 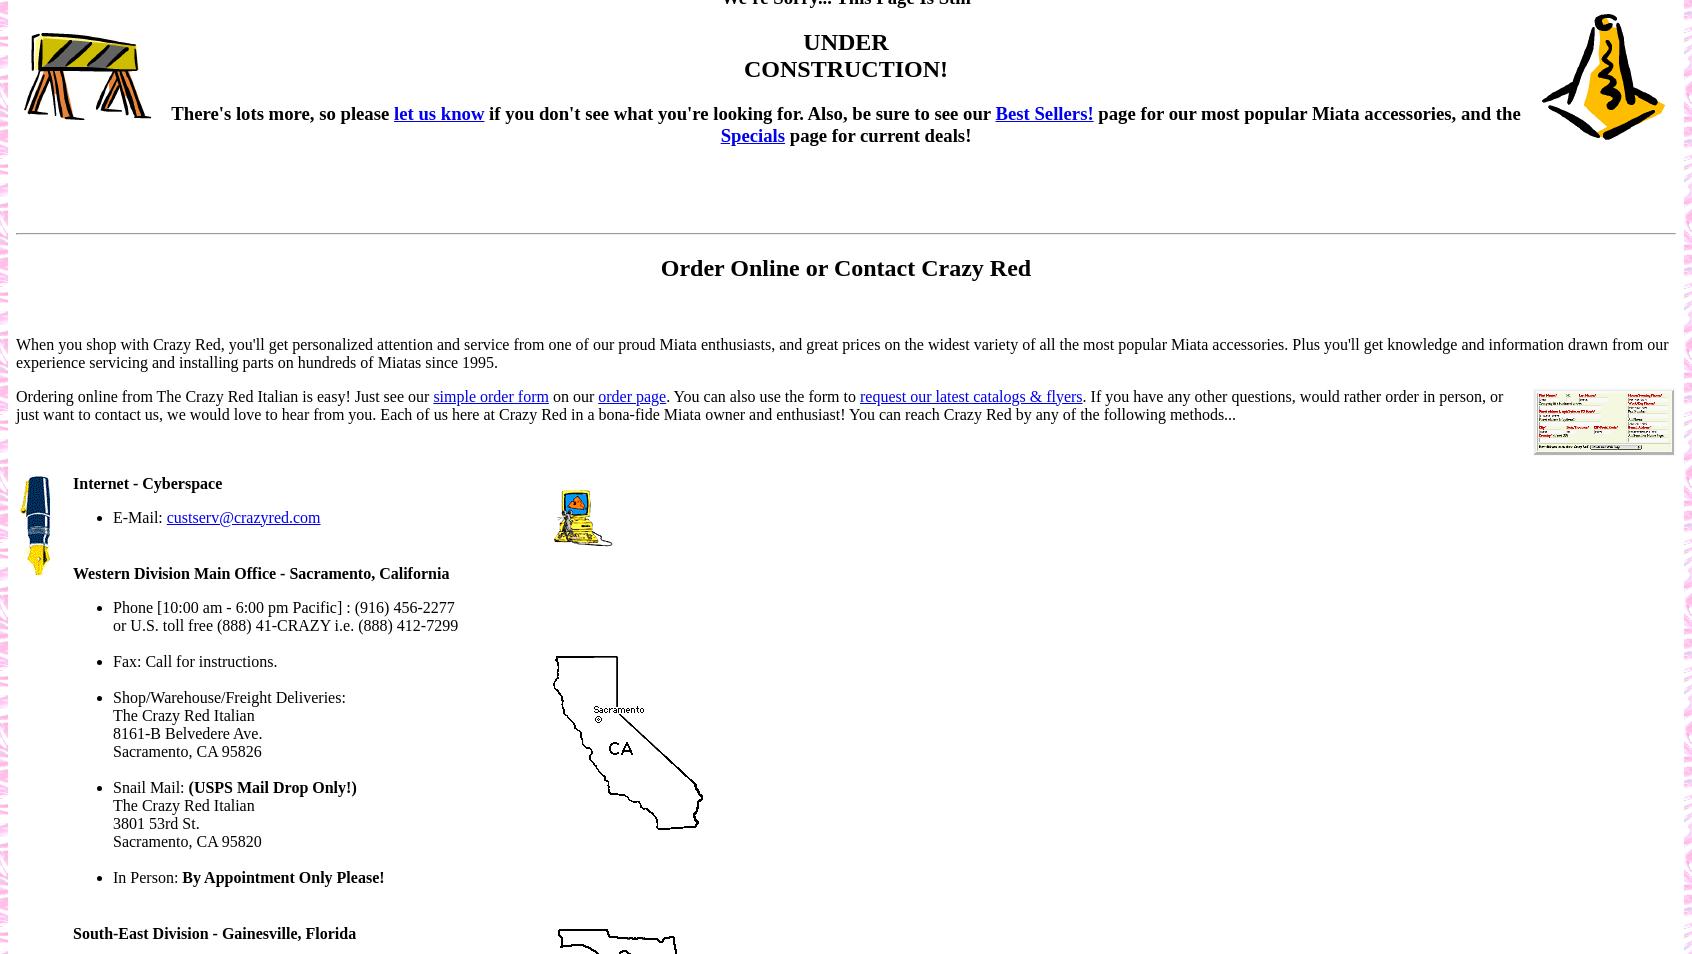 What do you see at coordinates (224, 395) in the screenshot?
I see `'Ordering 
  online from The Crazy Red Italian is easy! Just see our'` at bounding box center [224, 395].